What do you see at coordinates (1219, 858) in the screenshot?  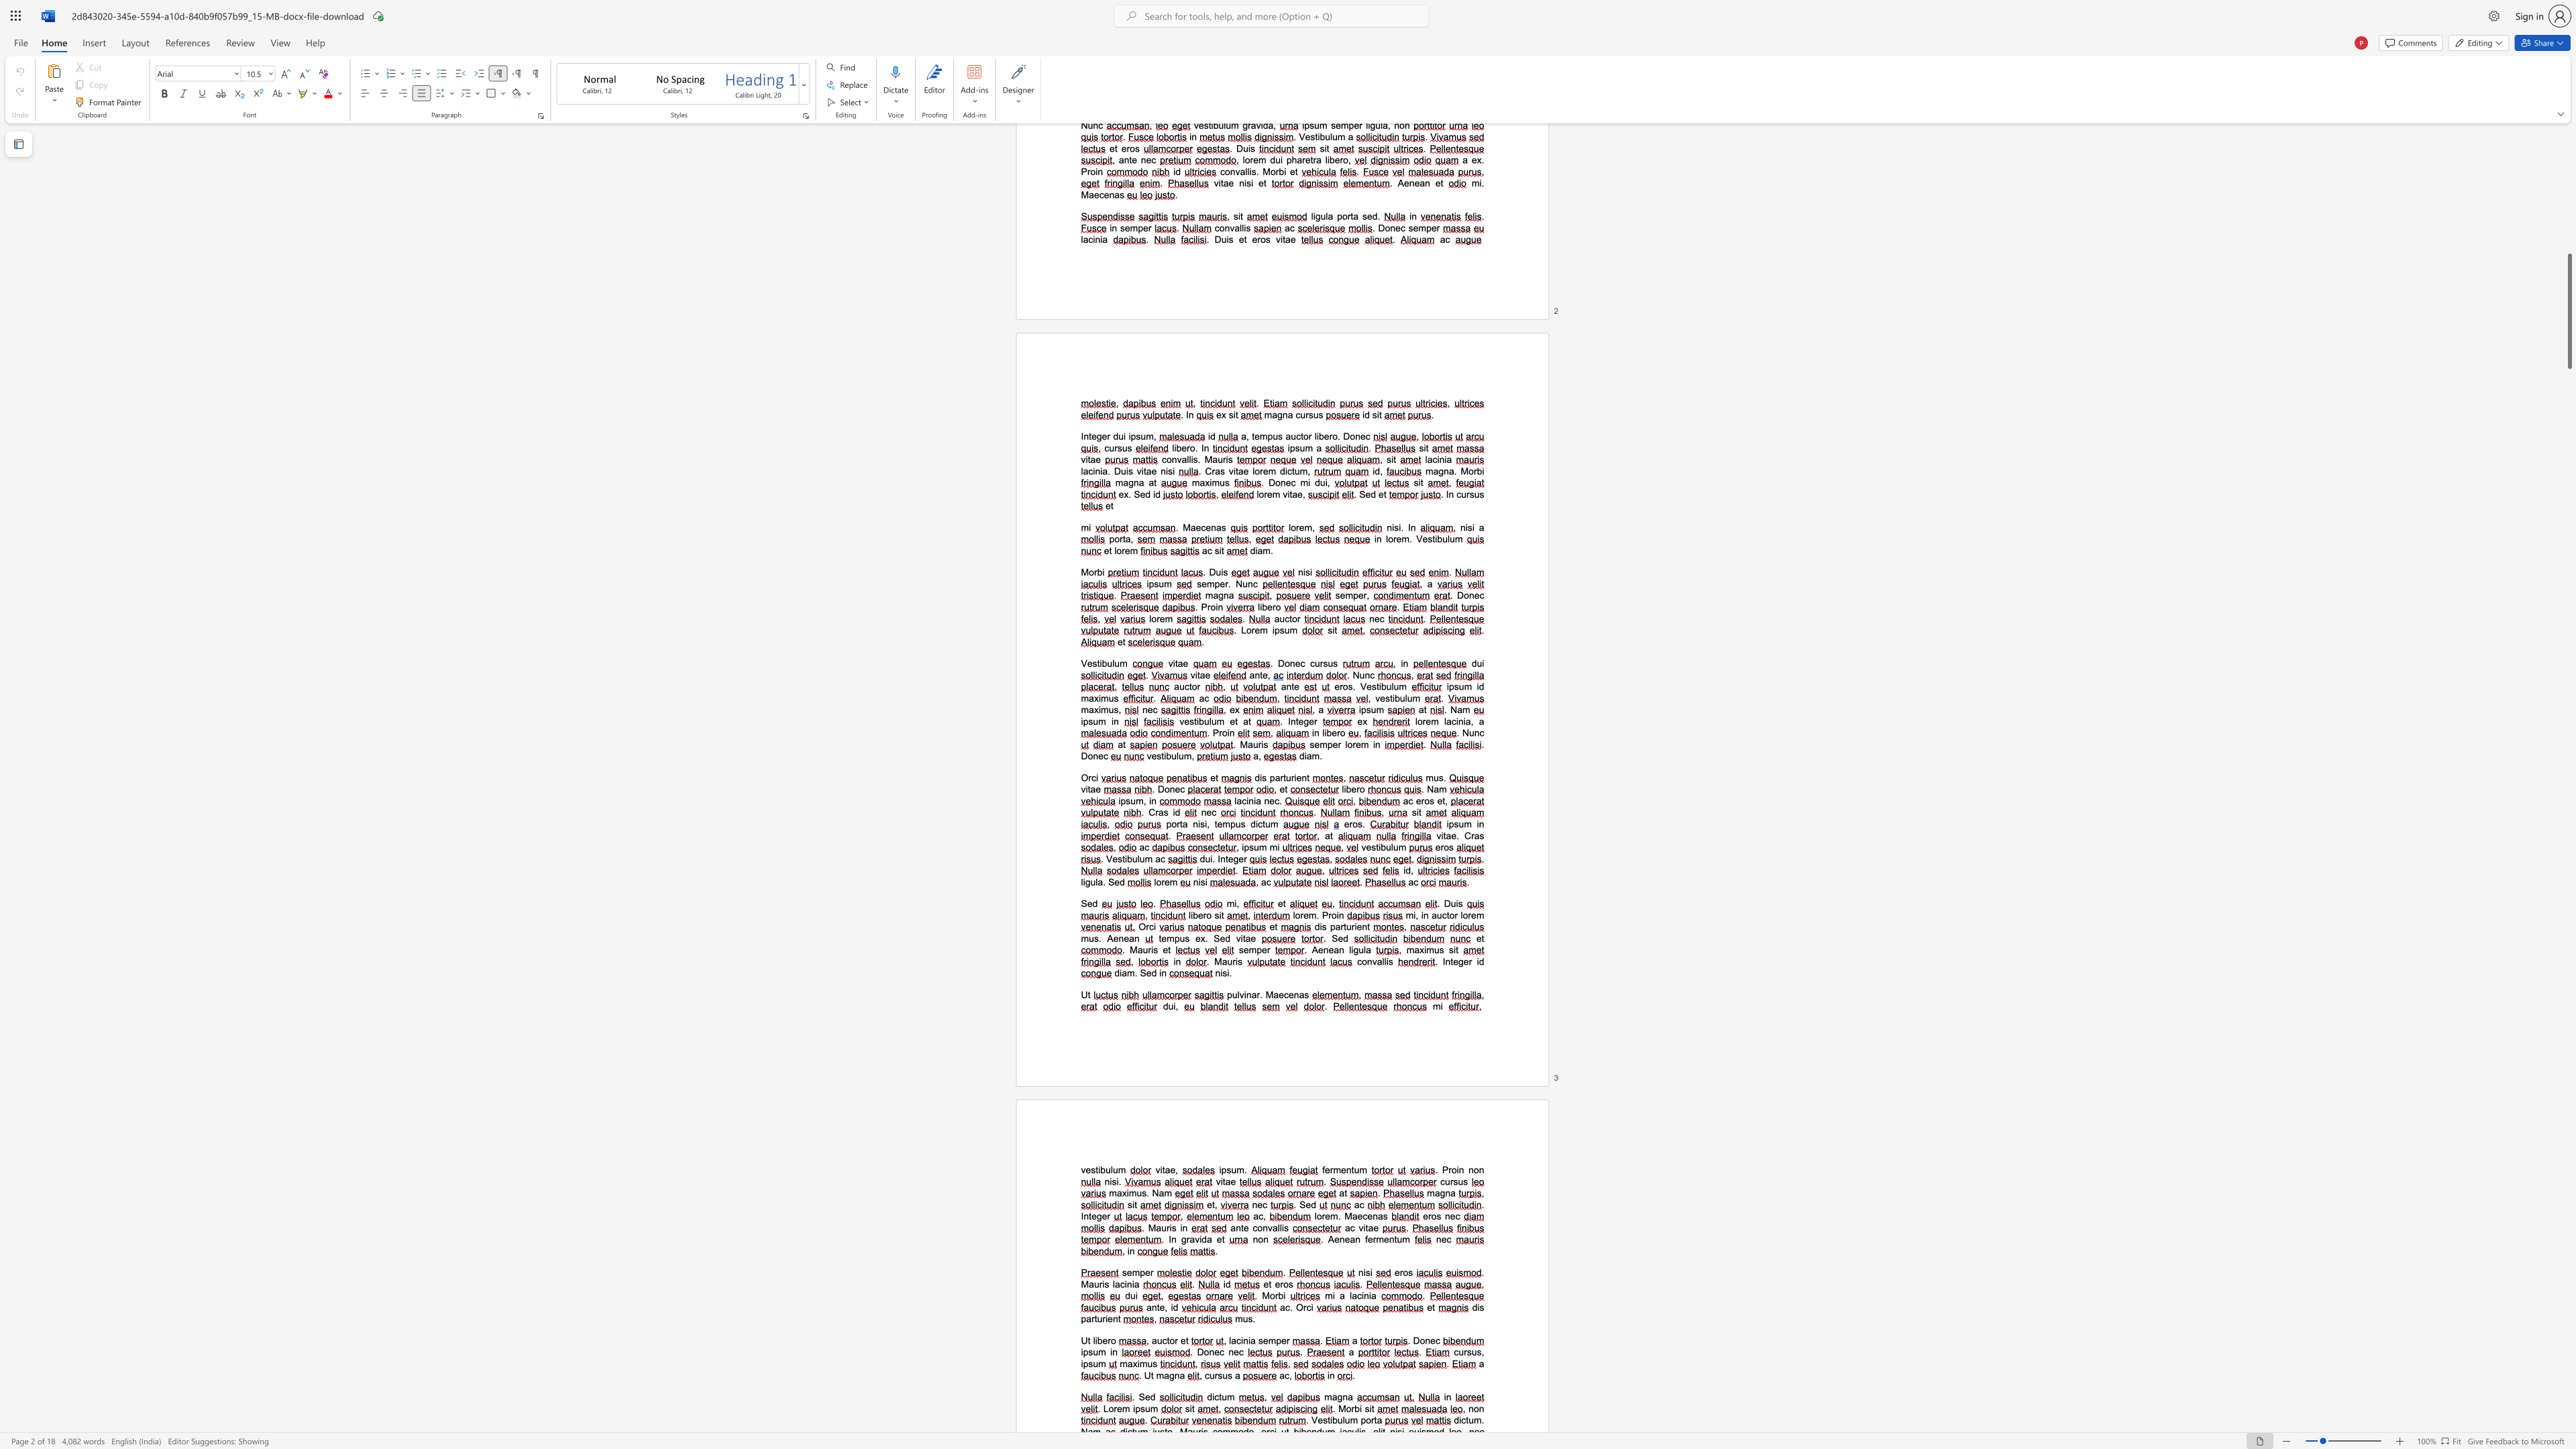 I see `the 1th character "I" in the text` at bounding box center [1219, 858].